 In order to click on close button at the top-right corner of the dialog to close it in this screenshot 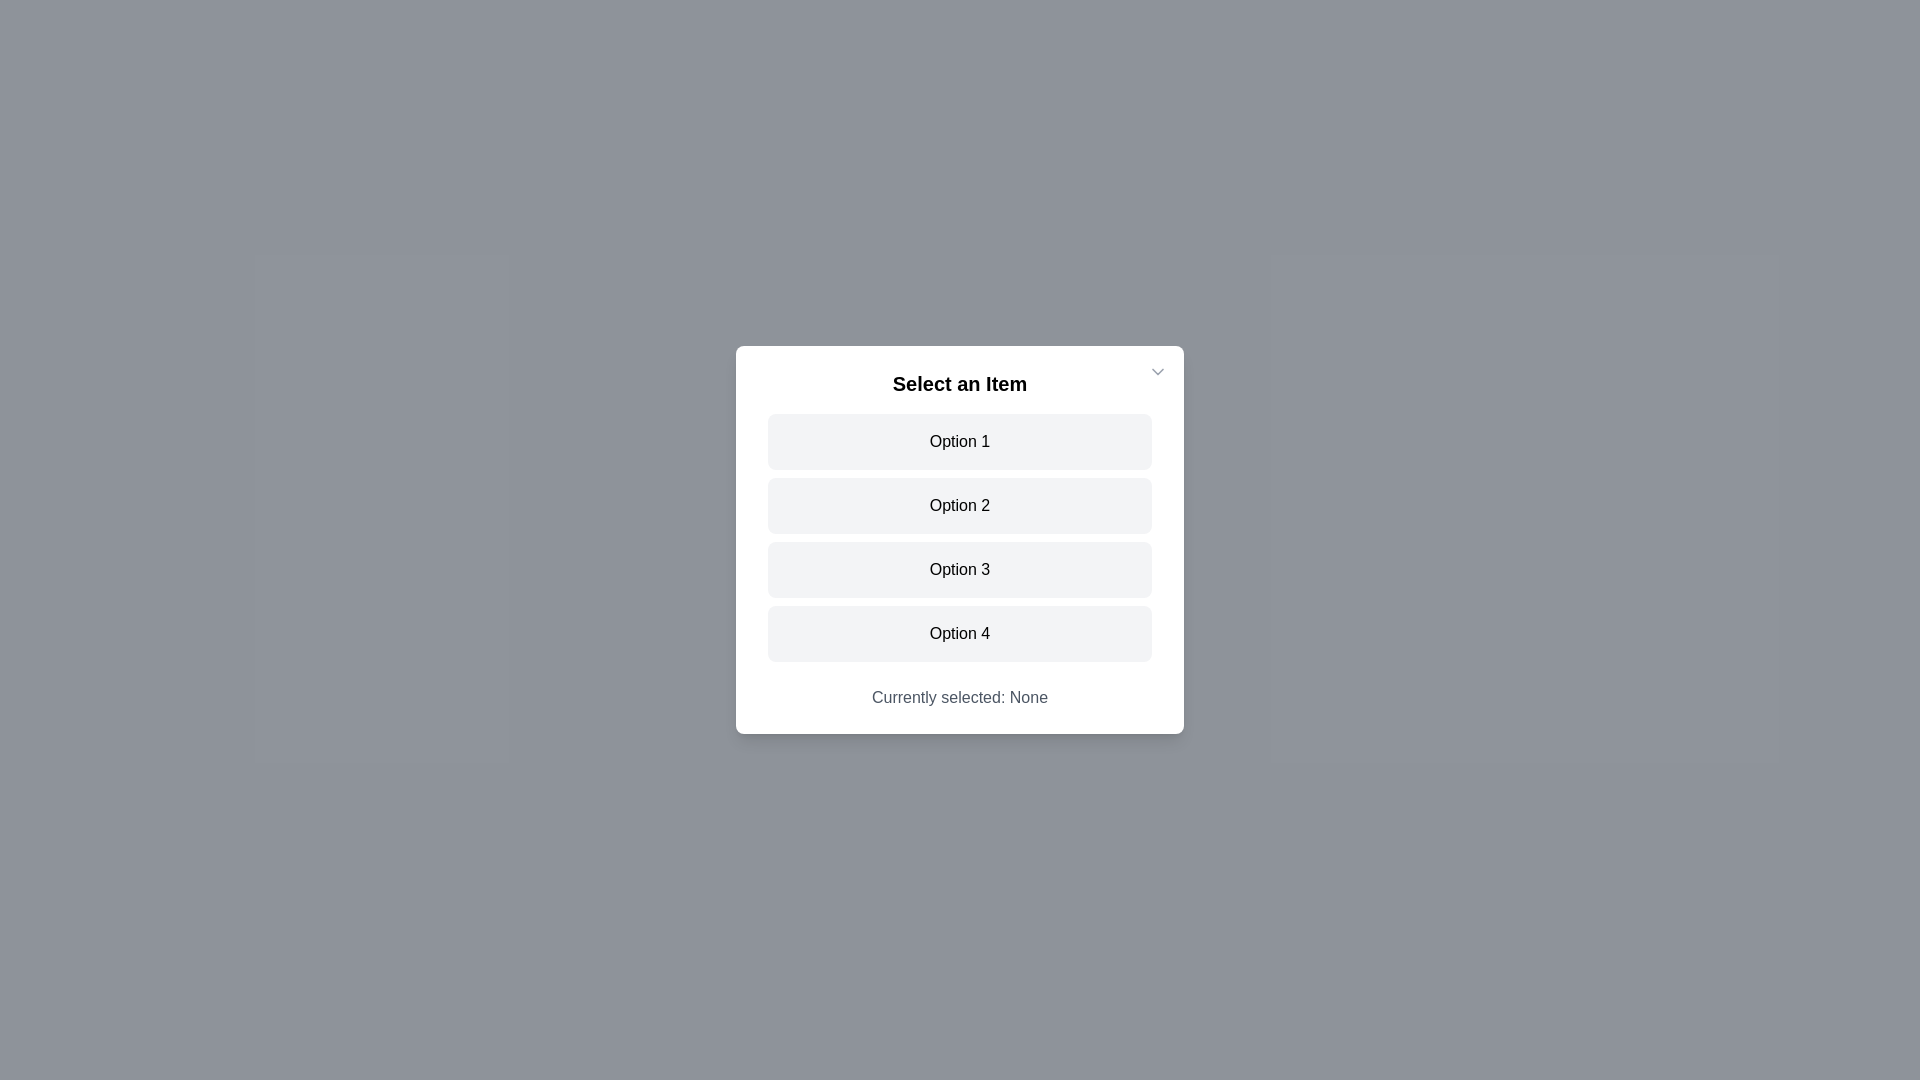, I will do `click(1157, 371)`.